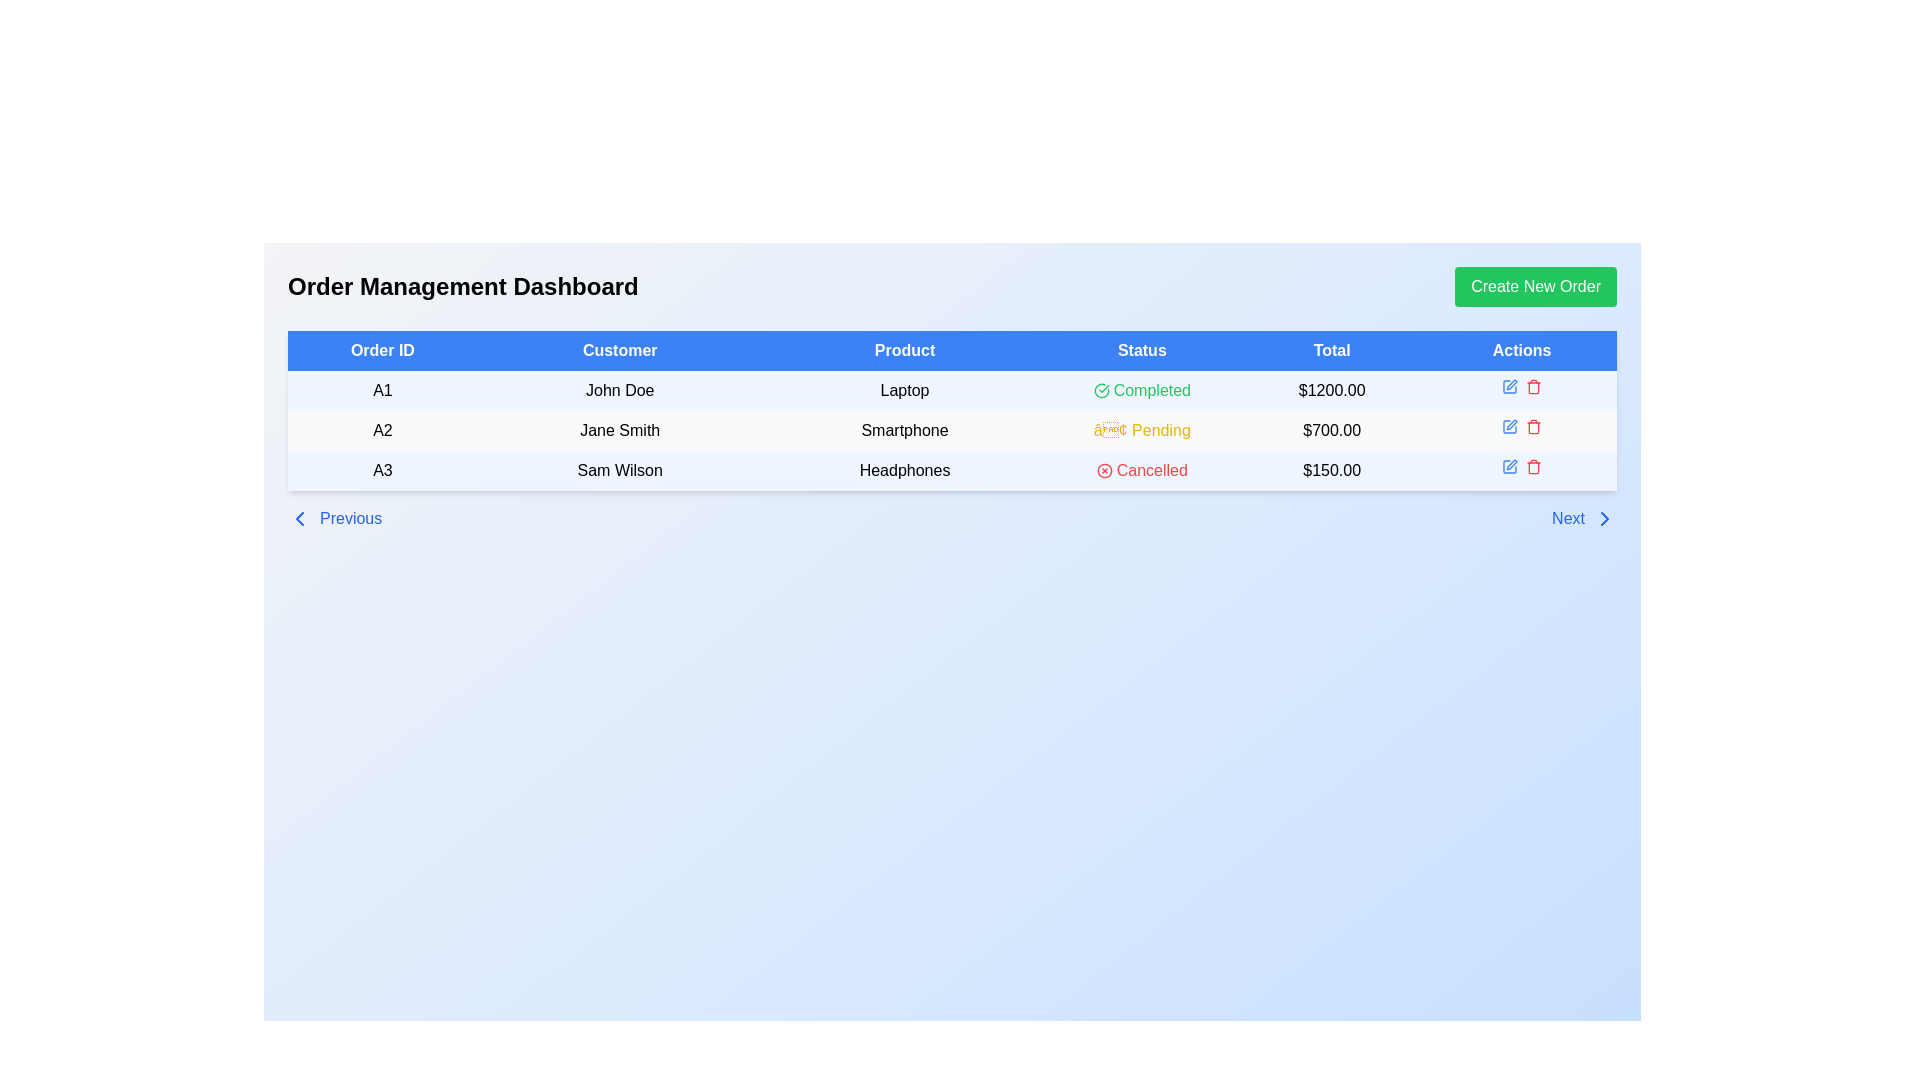 This screenshot has width=1920, height=1080. Describe the element at coordinates (1332, 350) in the screenshot. I see `the fifth column header in the table, which lists the total amounts associated with the orders, located between the 'Status' and 'Actions' headers` at that location.